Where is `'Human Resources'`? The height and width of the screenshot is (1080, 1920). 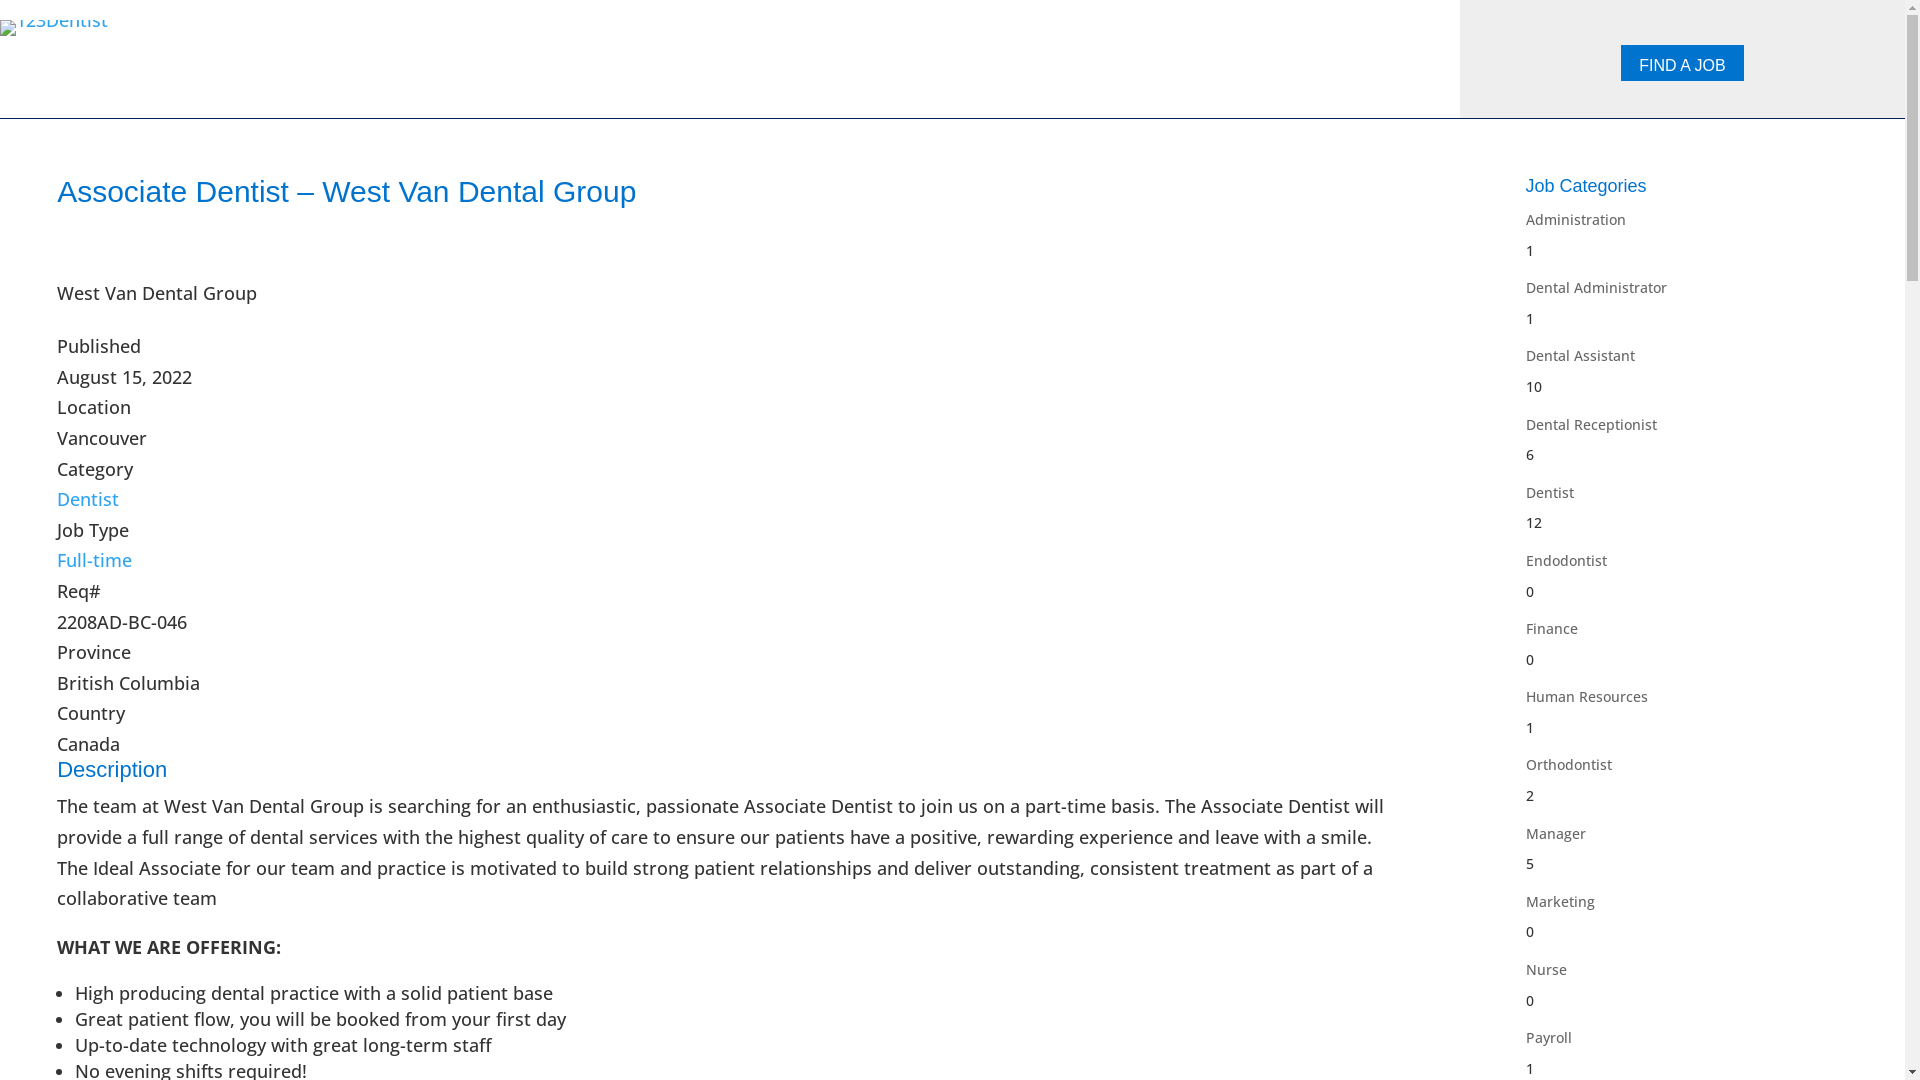
'Human Resources' is located at coordinates (1525, 695).